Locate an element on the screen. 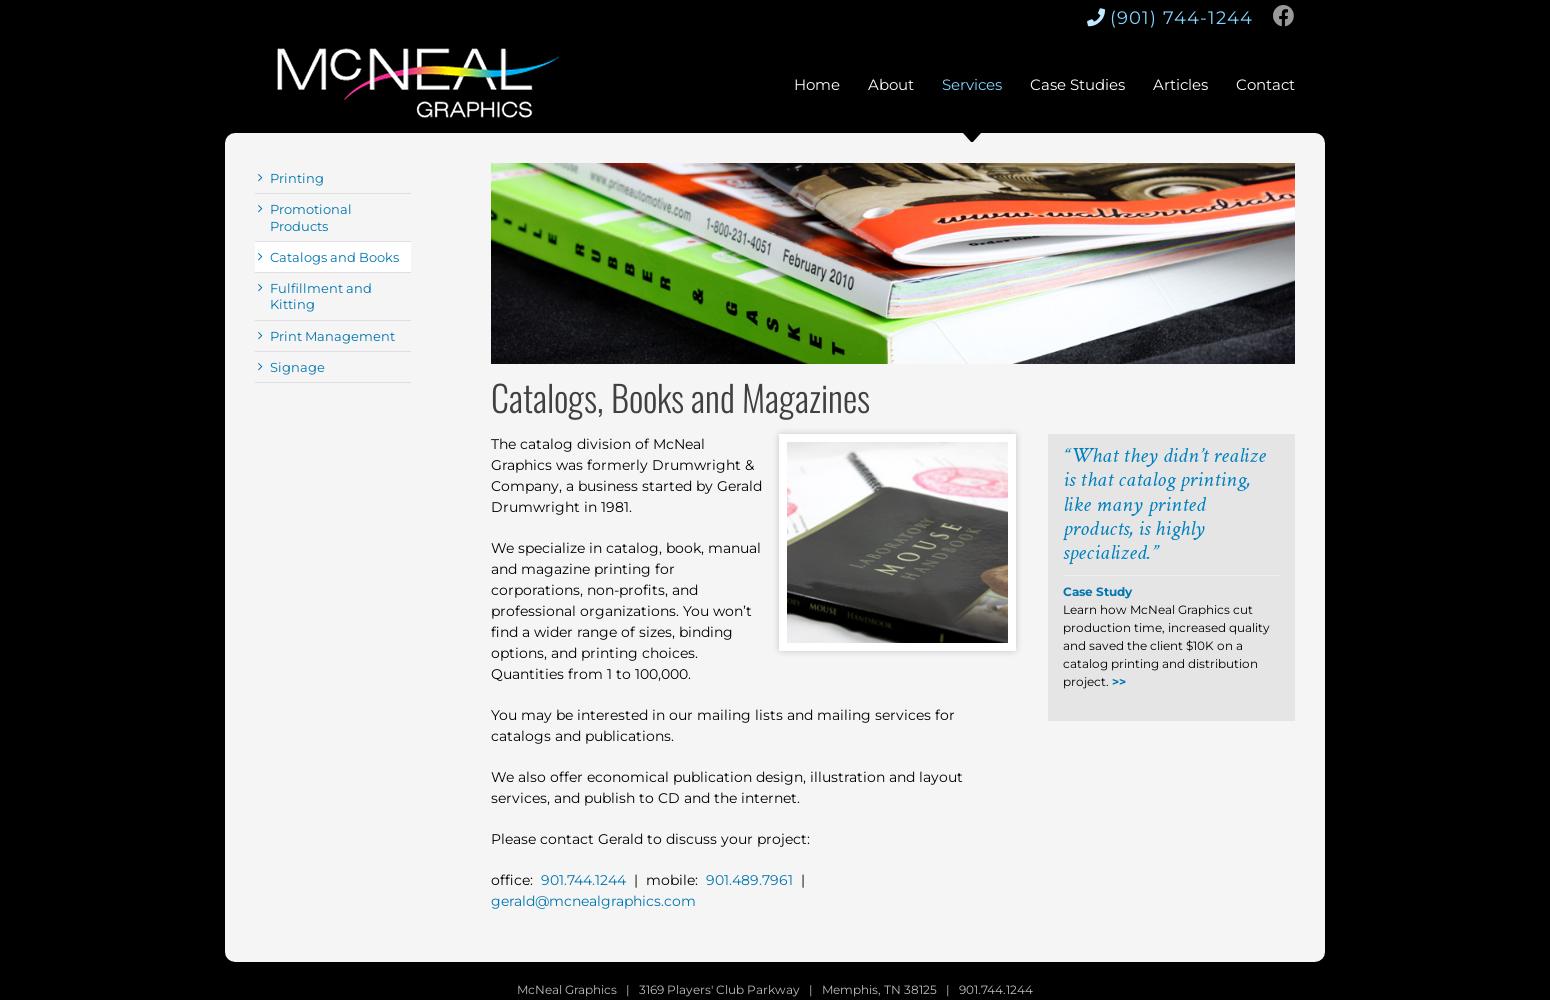 This screenshot has height=1000, width=1550. 'Signage' is located at coordinates (297, 365).